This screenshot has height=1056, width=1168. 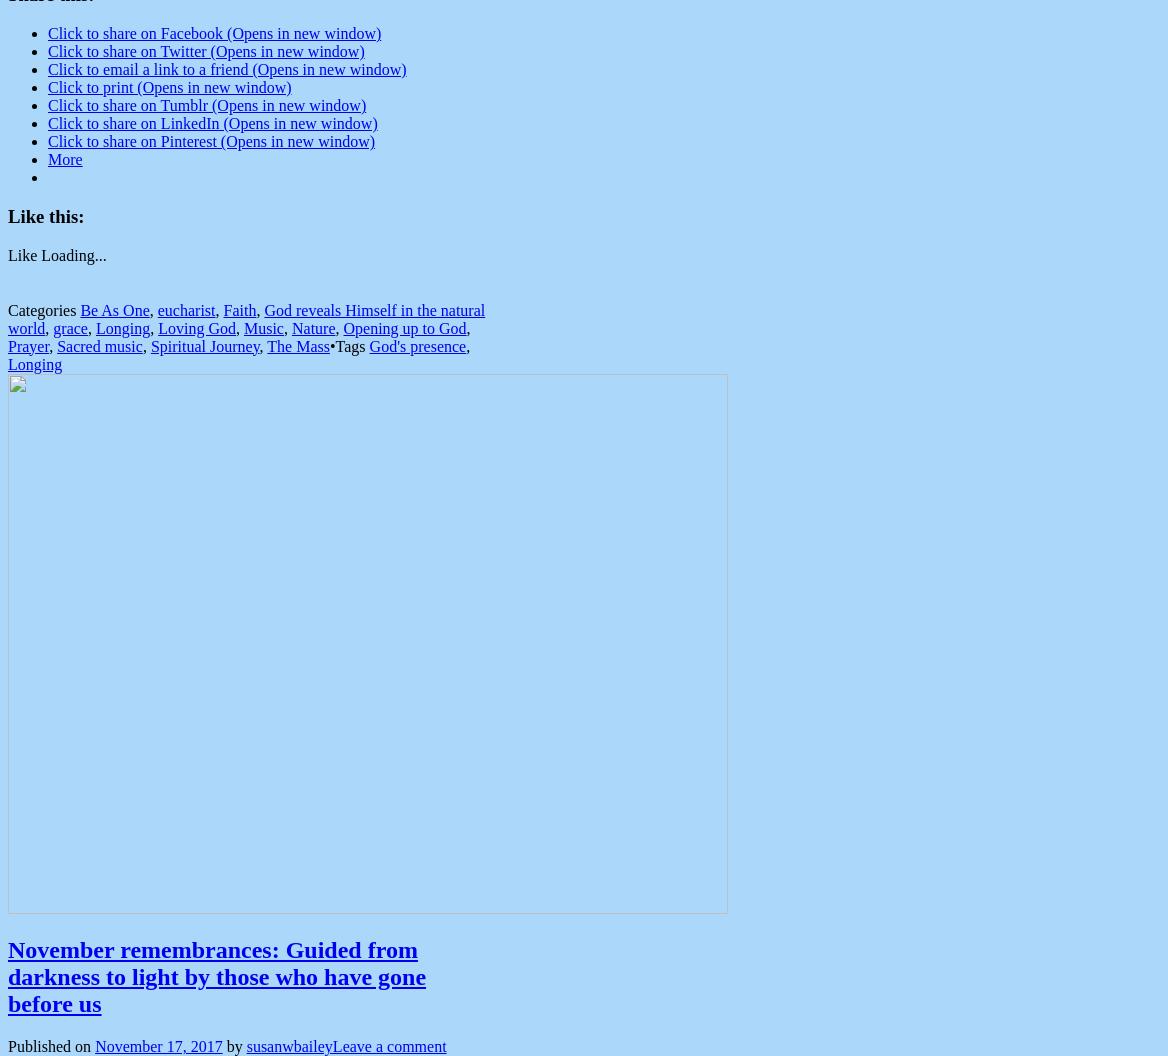 What do you see at coordinates (403, 327) in the screenshot?
I see `'Opening up to God'` at bounding box center [403, 327].